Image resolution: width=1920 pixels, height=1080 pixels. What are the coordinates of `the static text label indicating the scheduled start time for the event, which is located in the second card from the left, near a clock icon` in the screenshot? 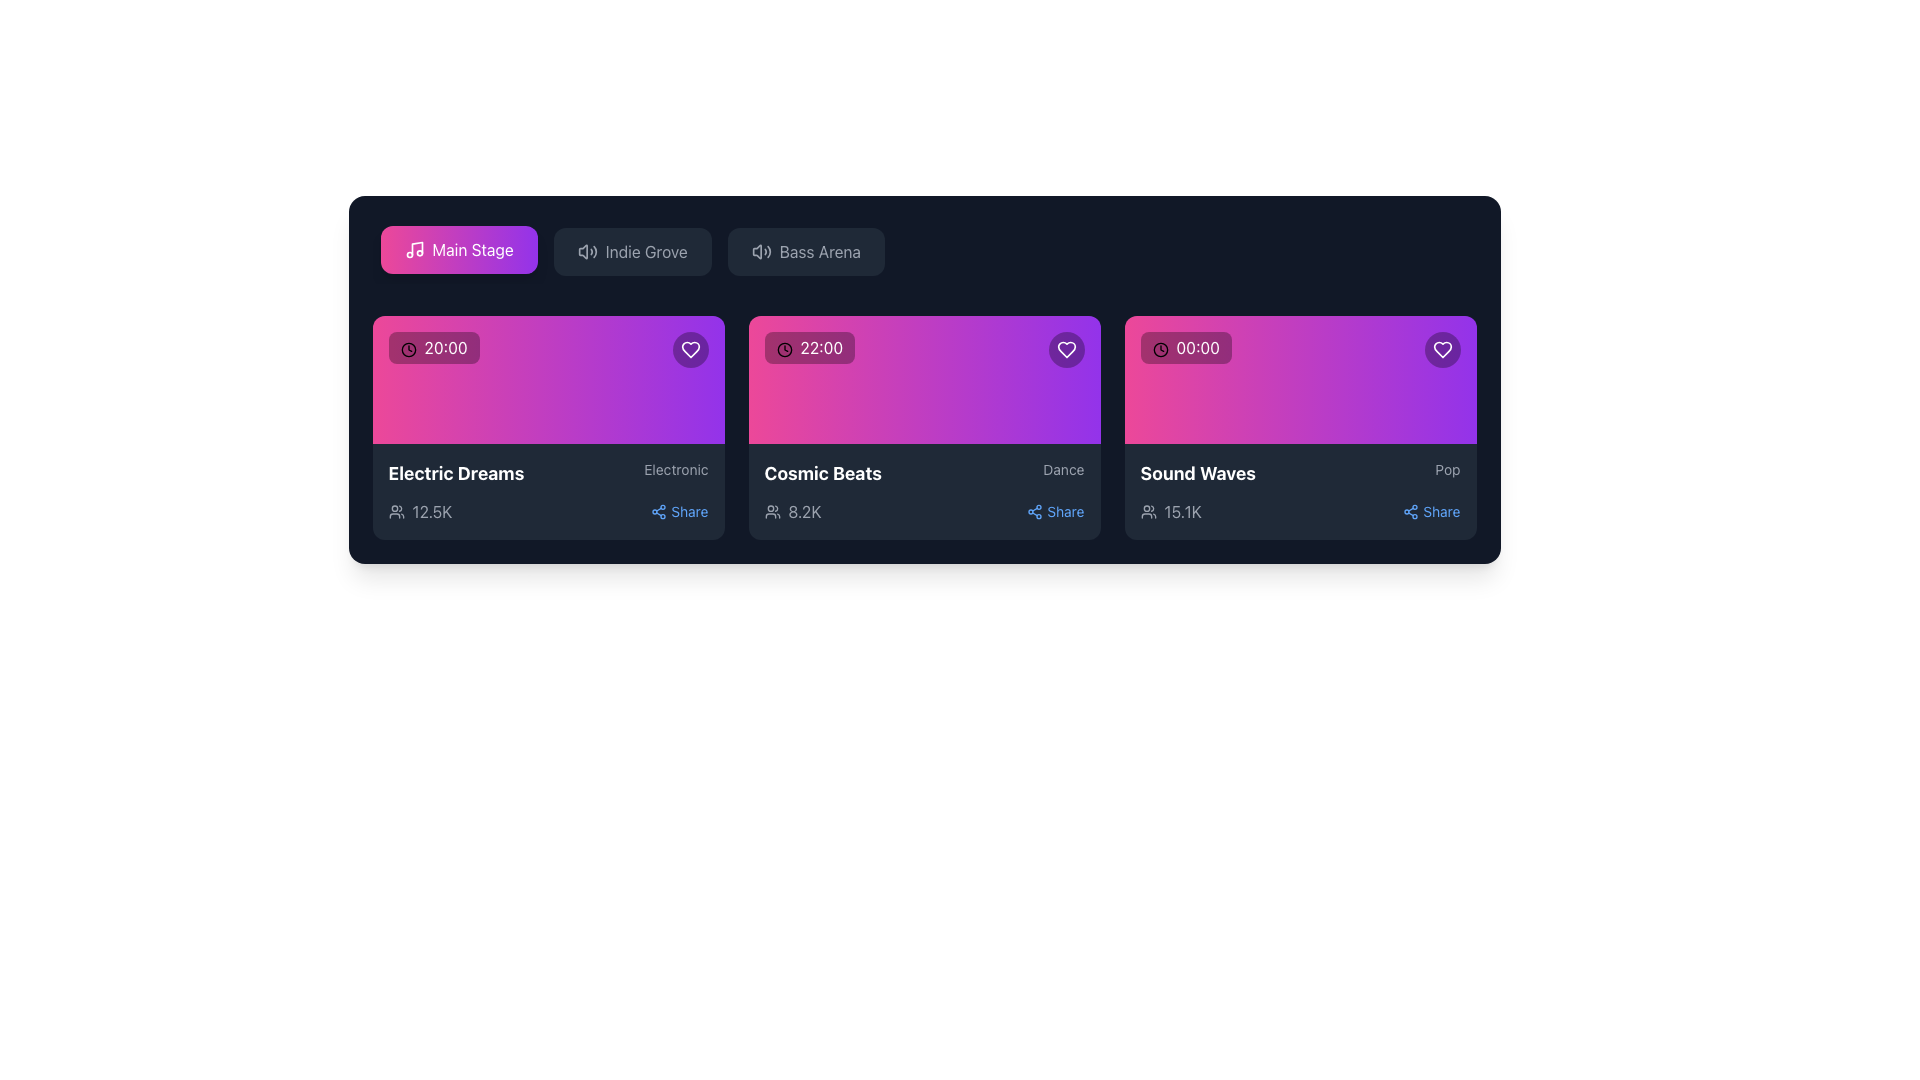 It's located at (821, 346).